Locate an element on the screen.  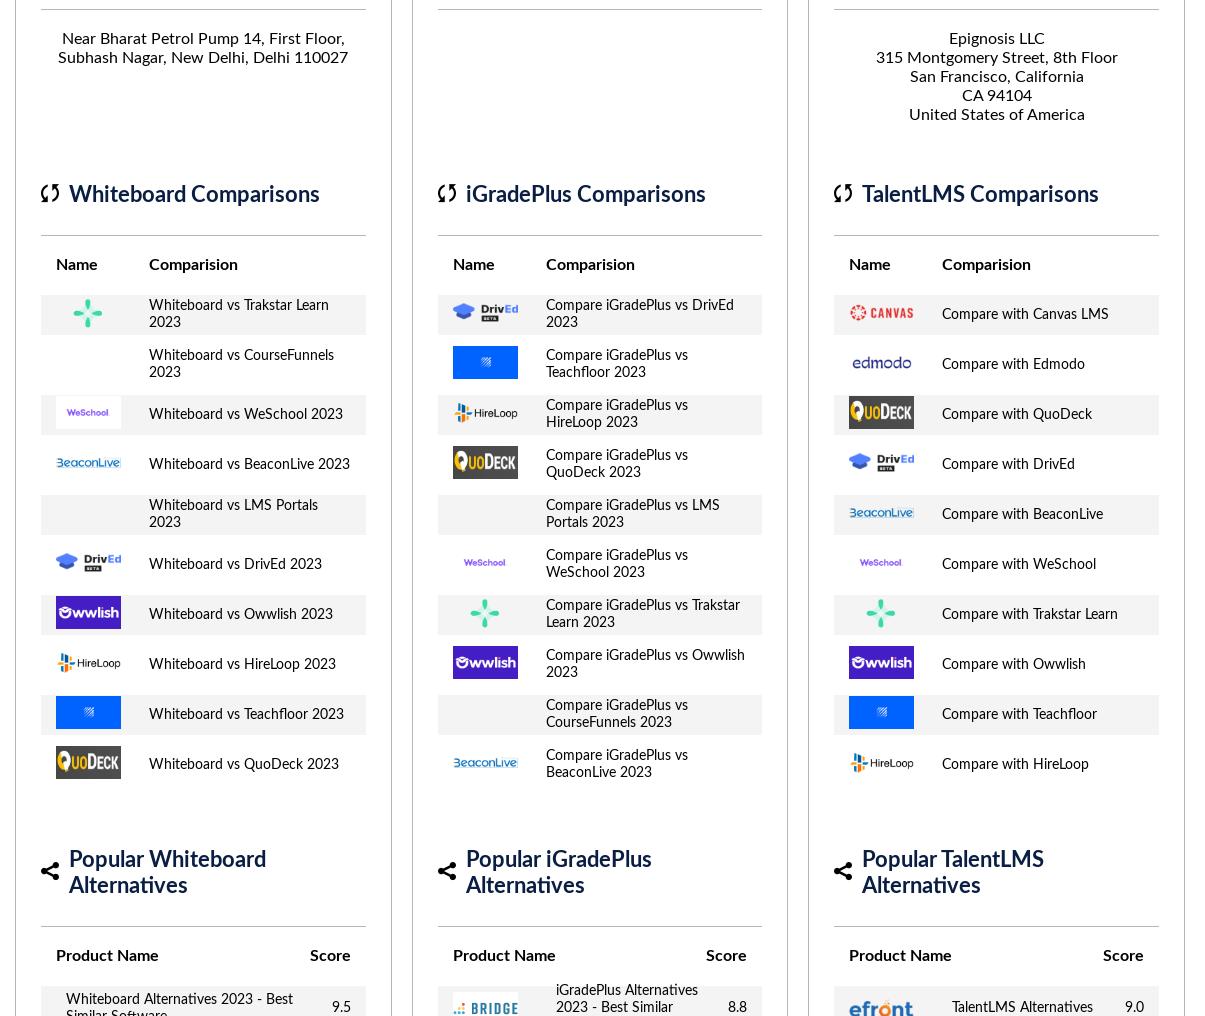
'Whiteboard vs CourseFunnels 2023' is located at coordinates (240, 364).